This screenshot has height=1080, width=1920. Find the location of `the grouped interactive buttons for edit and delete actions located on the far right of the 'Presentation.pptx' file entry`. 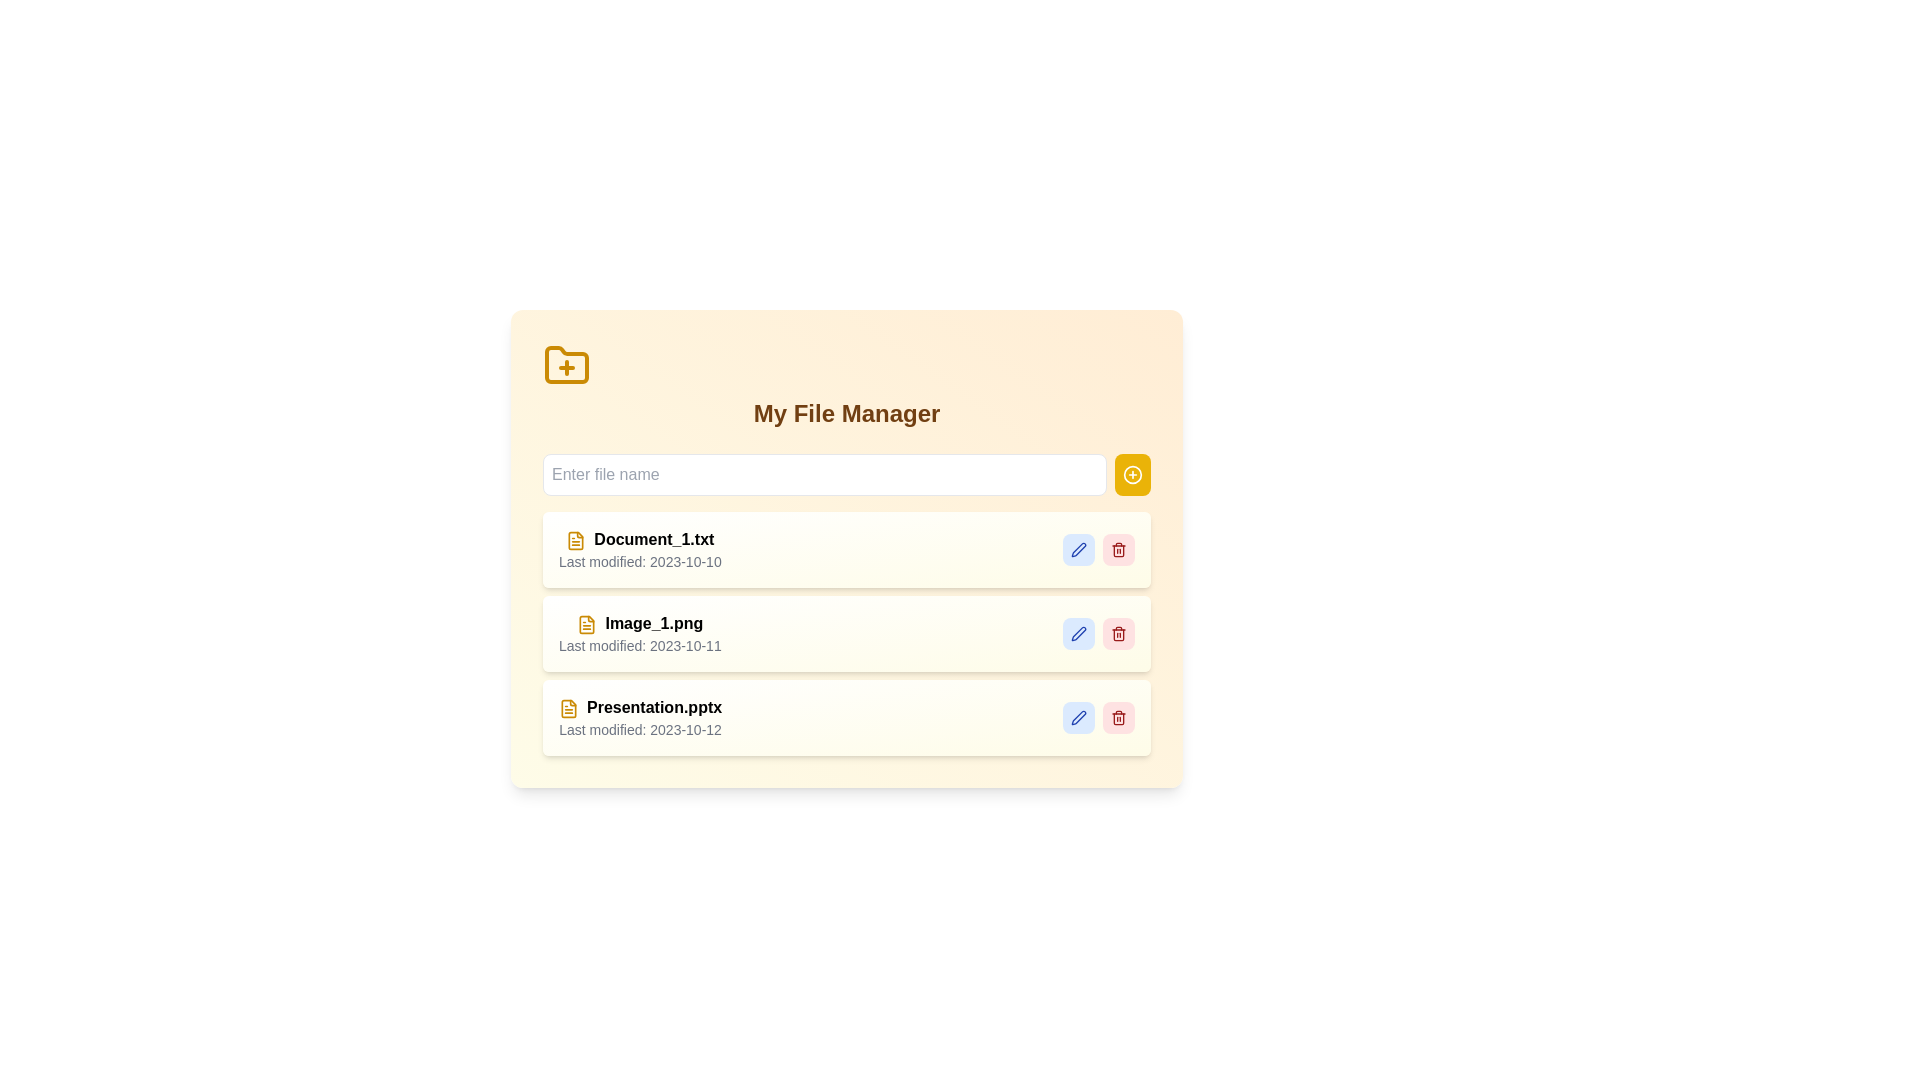

the grouped interactive buttons for edit and delete actions located on the far right of the 'Presentation.pptx' file entry is located at coordinates (1098, 716).